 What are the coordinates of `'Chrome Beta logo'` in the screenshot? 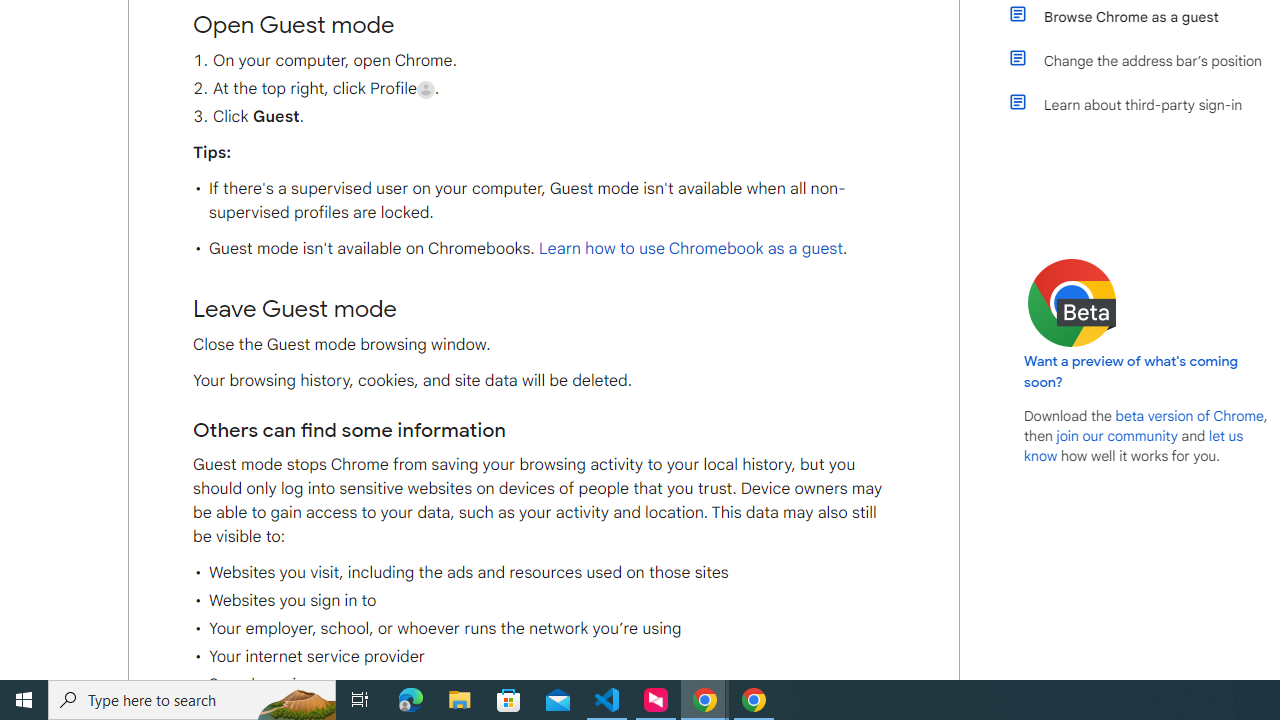 It's located at (1071, 303).